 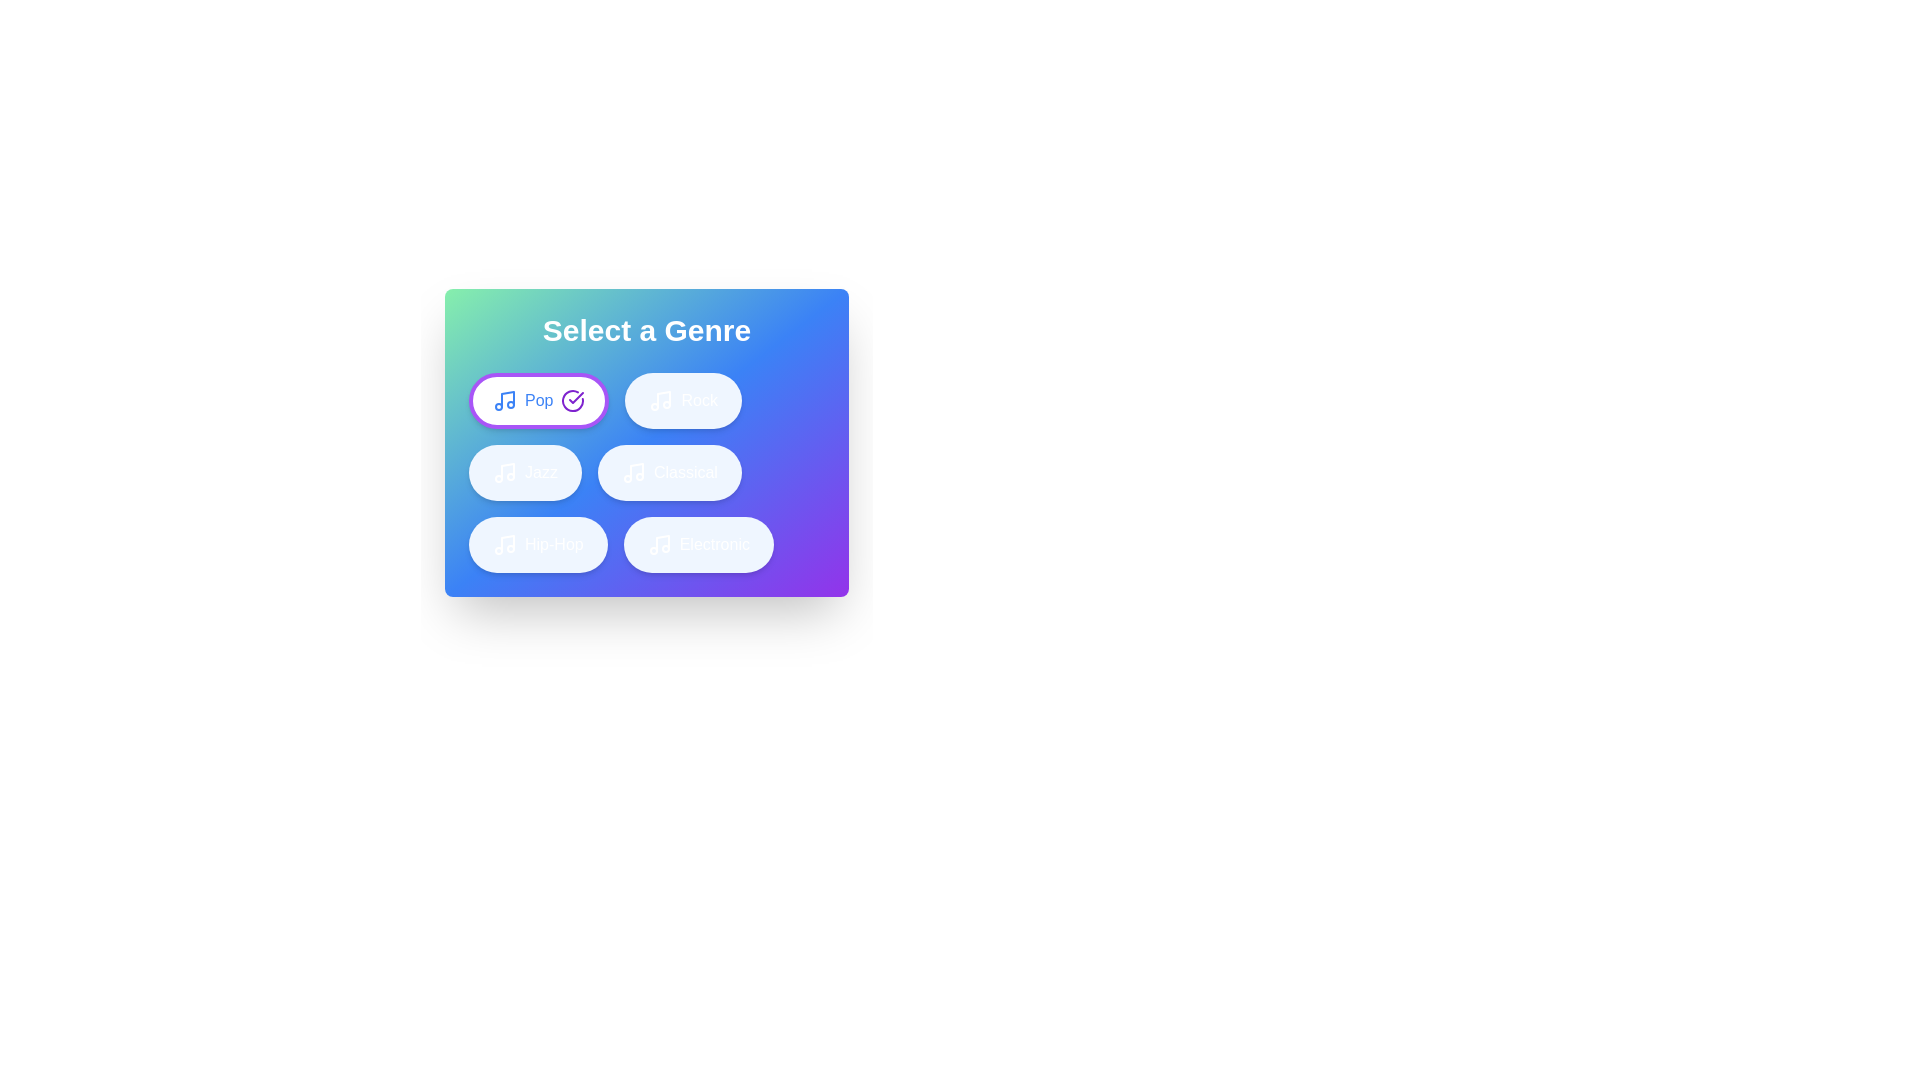 What do you see at coordinates (508, 398) in the screenshot?
I see `the design of the decorative musical note icon located within the left icon of the 'Pop' selection button, which is the first button in the interface panel` at bounding box center [508, 398].